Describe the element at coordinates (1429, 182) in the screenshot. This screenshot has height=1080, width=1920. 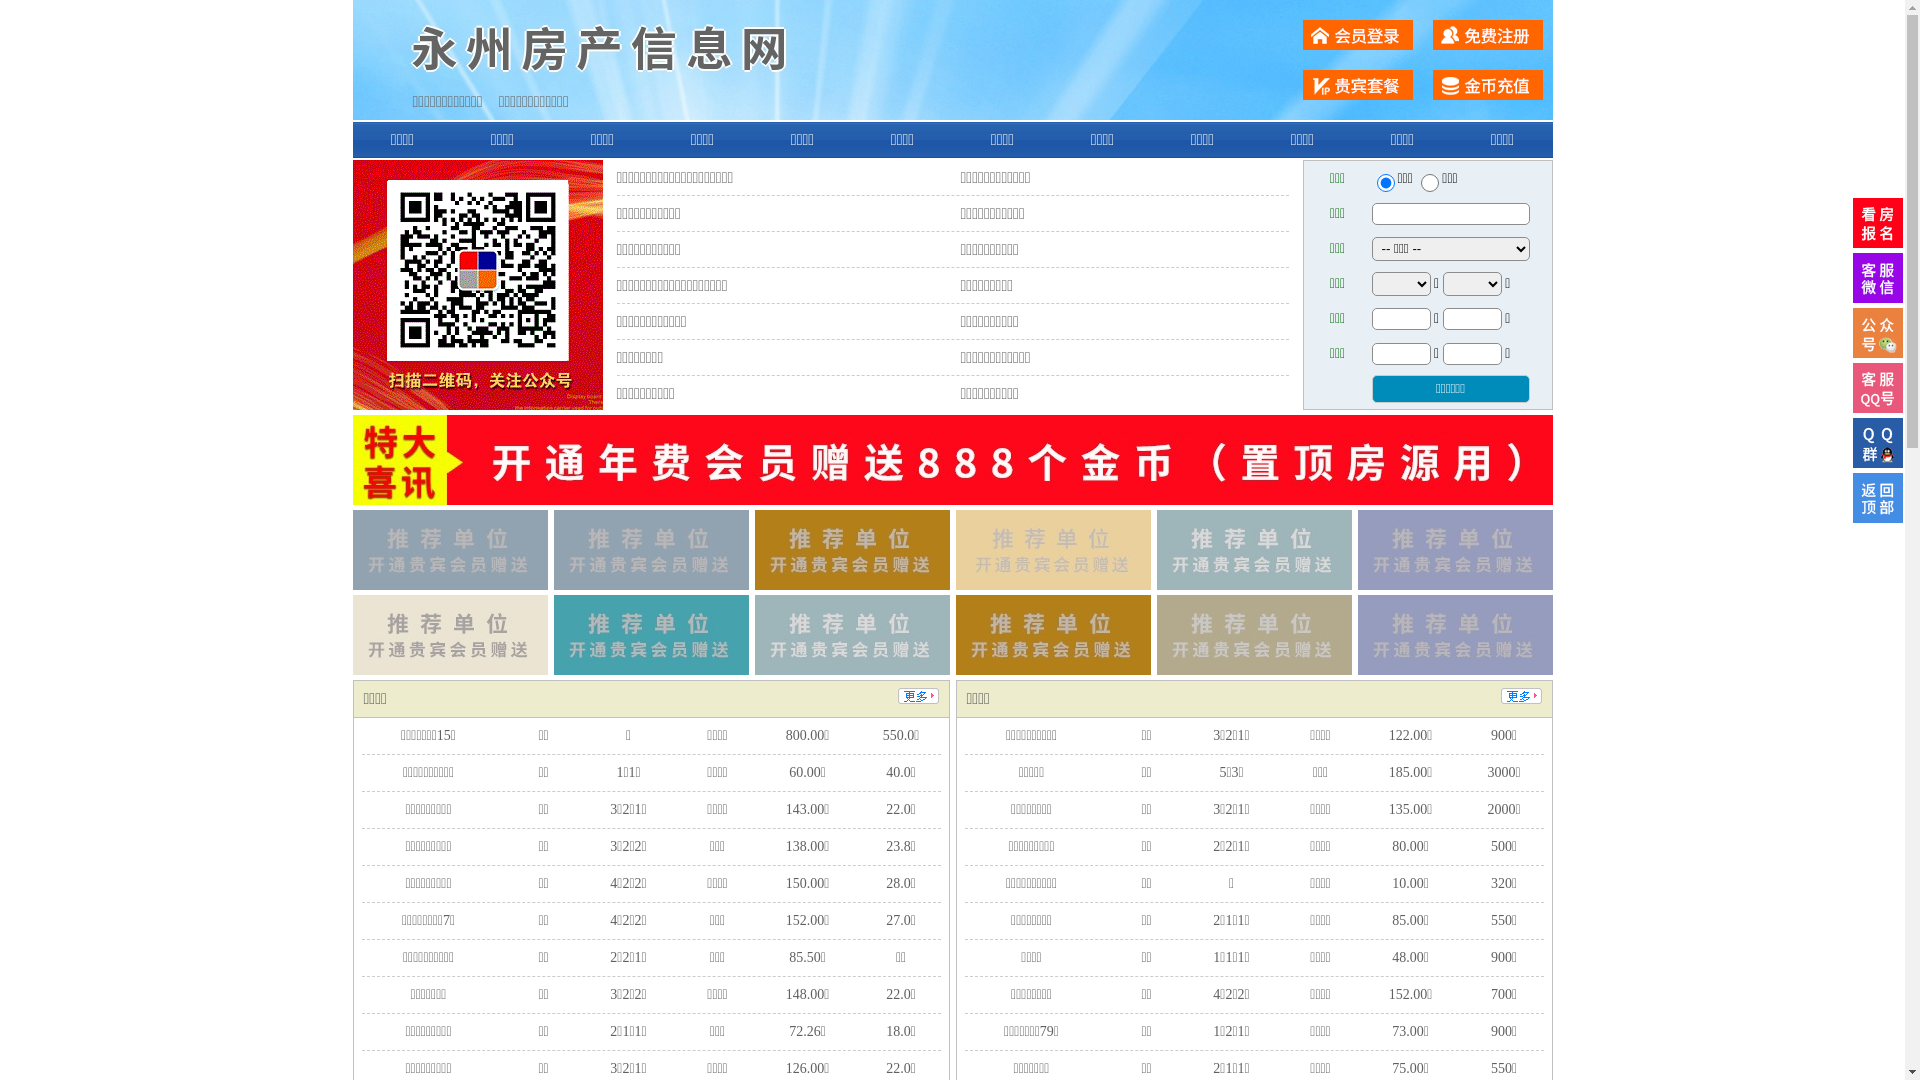
I see `'chuzu'` at that location.